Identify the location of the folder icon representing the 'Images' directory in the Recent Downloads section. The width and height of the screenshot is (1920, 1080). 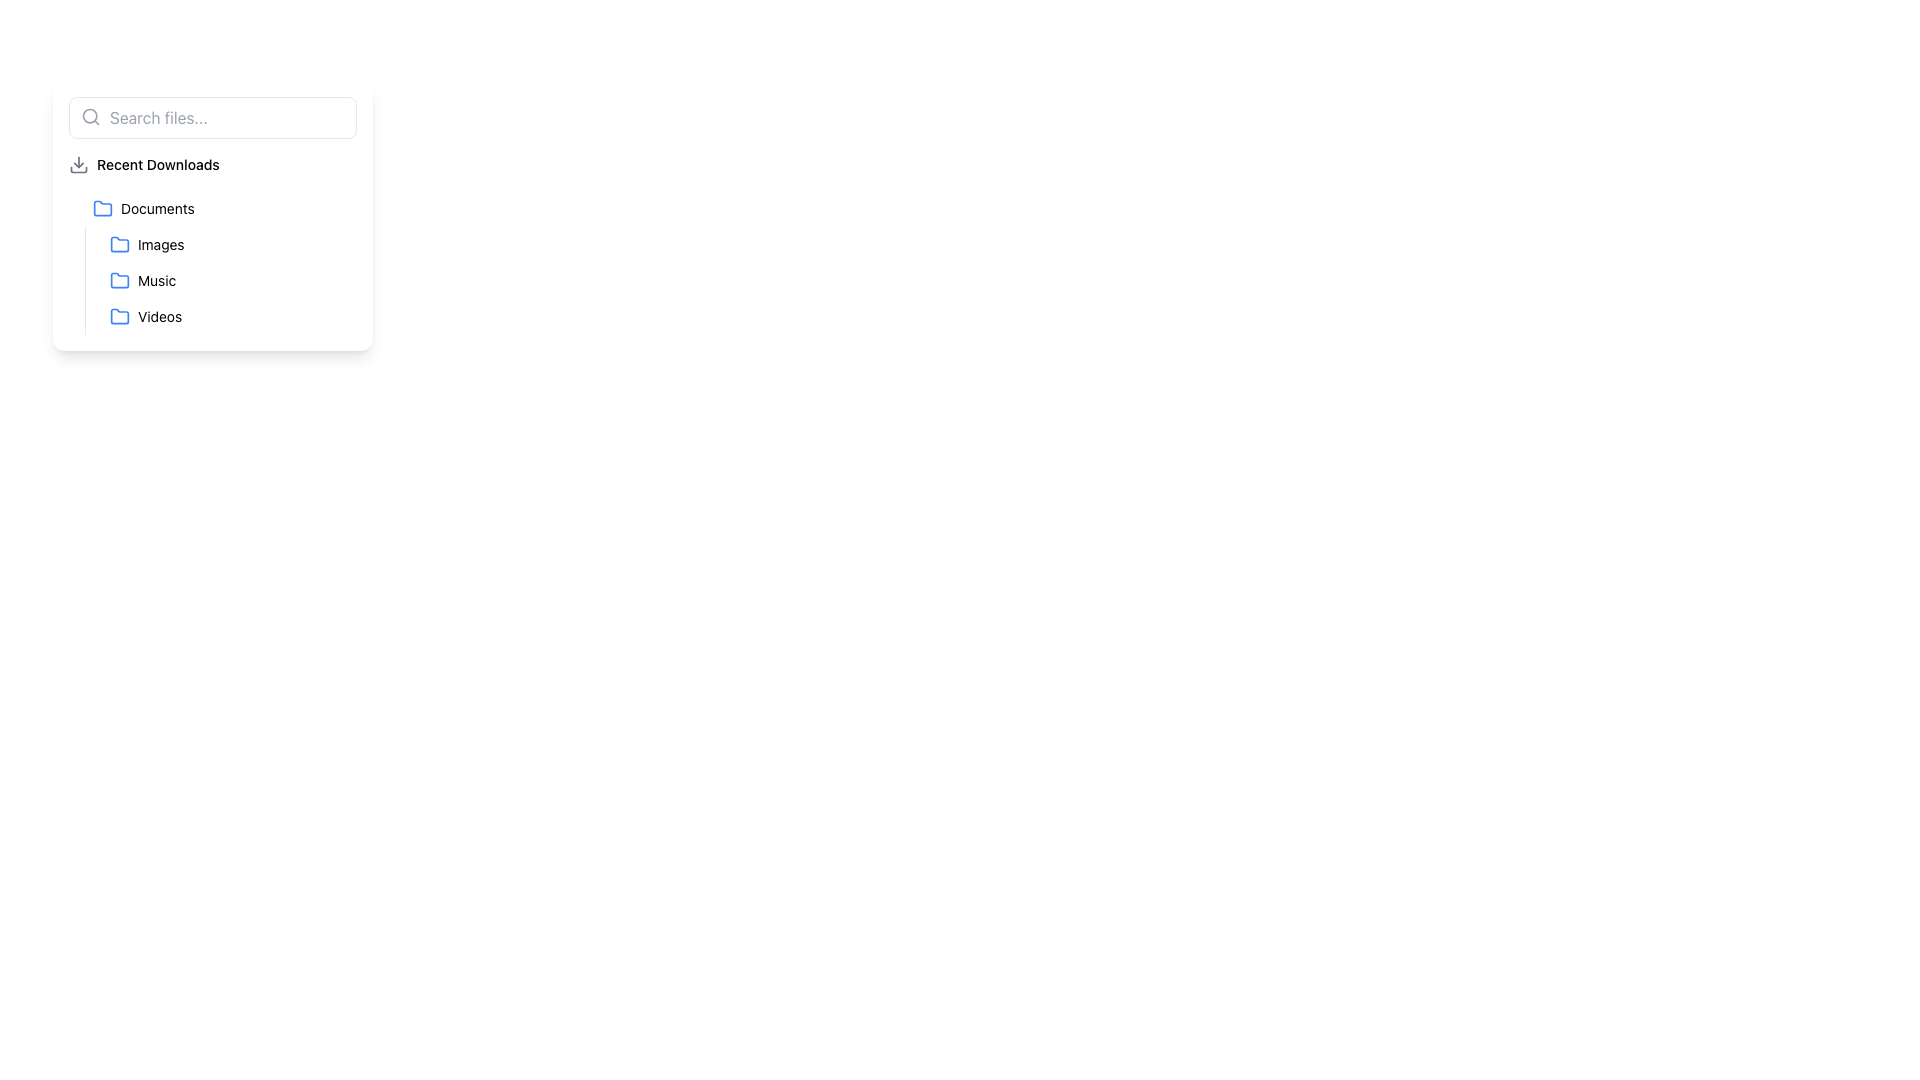
(119, 244).